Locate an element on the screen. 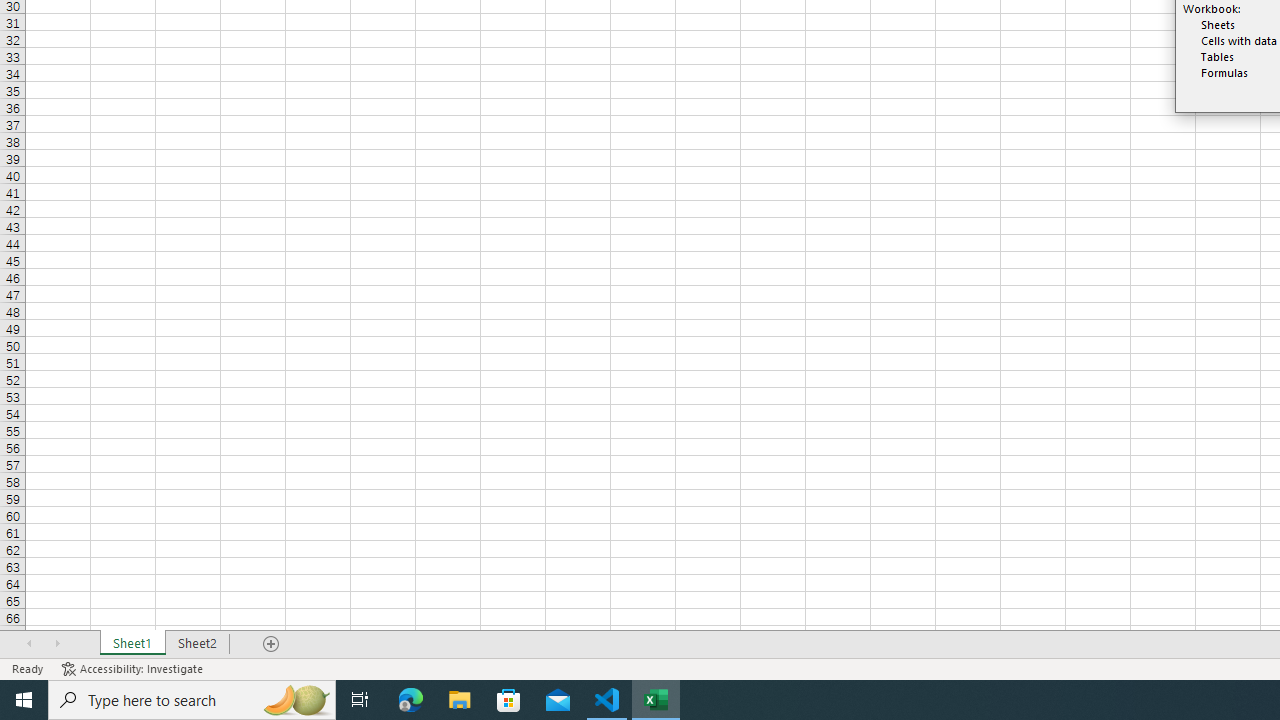 This screenshot has height=720, width=1280. 'Accessibility Checker Accessibility: Investigate' is located at coordinates (133, 669).